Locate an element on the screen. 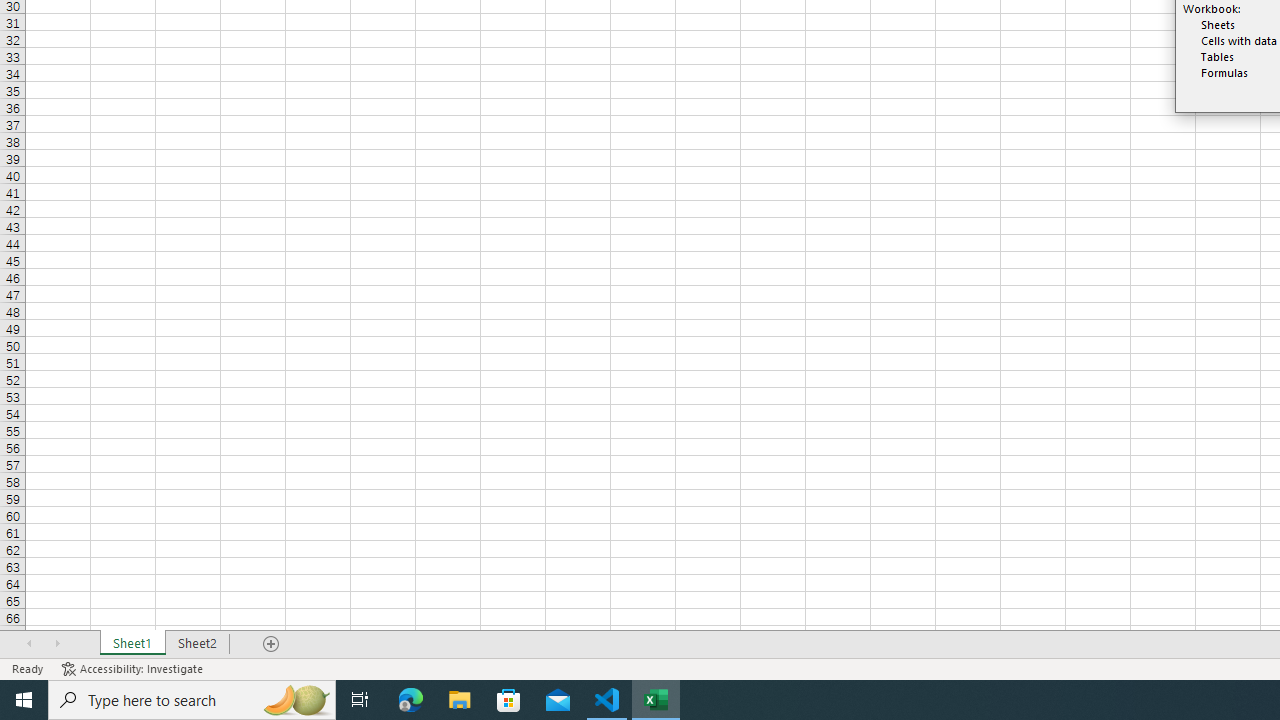 This screenshot has height=720, width=1280. 'Accessibility Checker Accessibility: Investigate' is located at coordinates (133, 669).